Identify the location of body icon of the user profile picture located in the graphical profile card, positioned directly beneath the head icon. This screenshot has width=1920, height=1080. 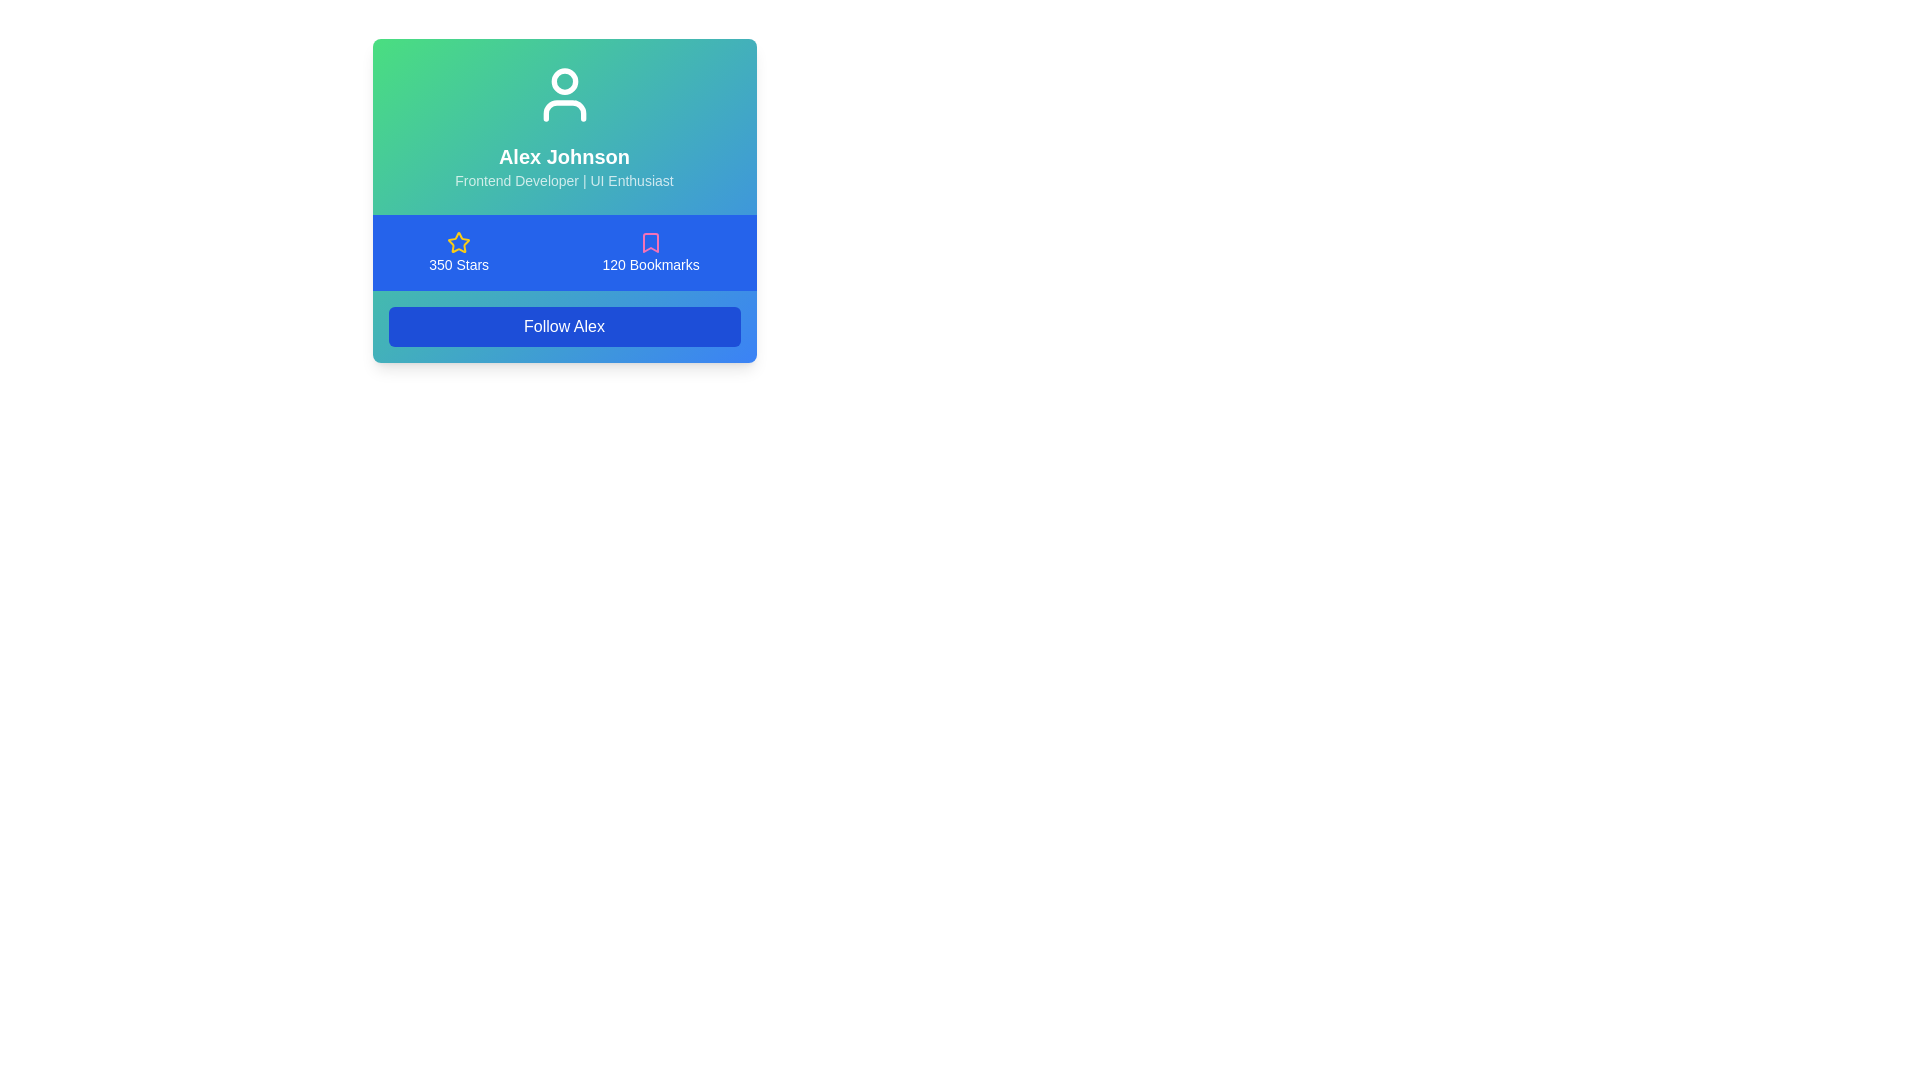
(563, 111).